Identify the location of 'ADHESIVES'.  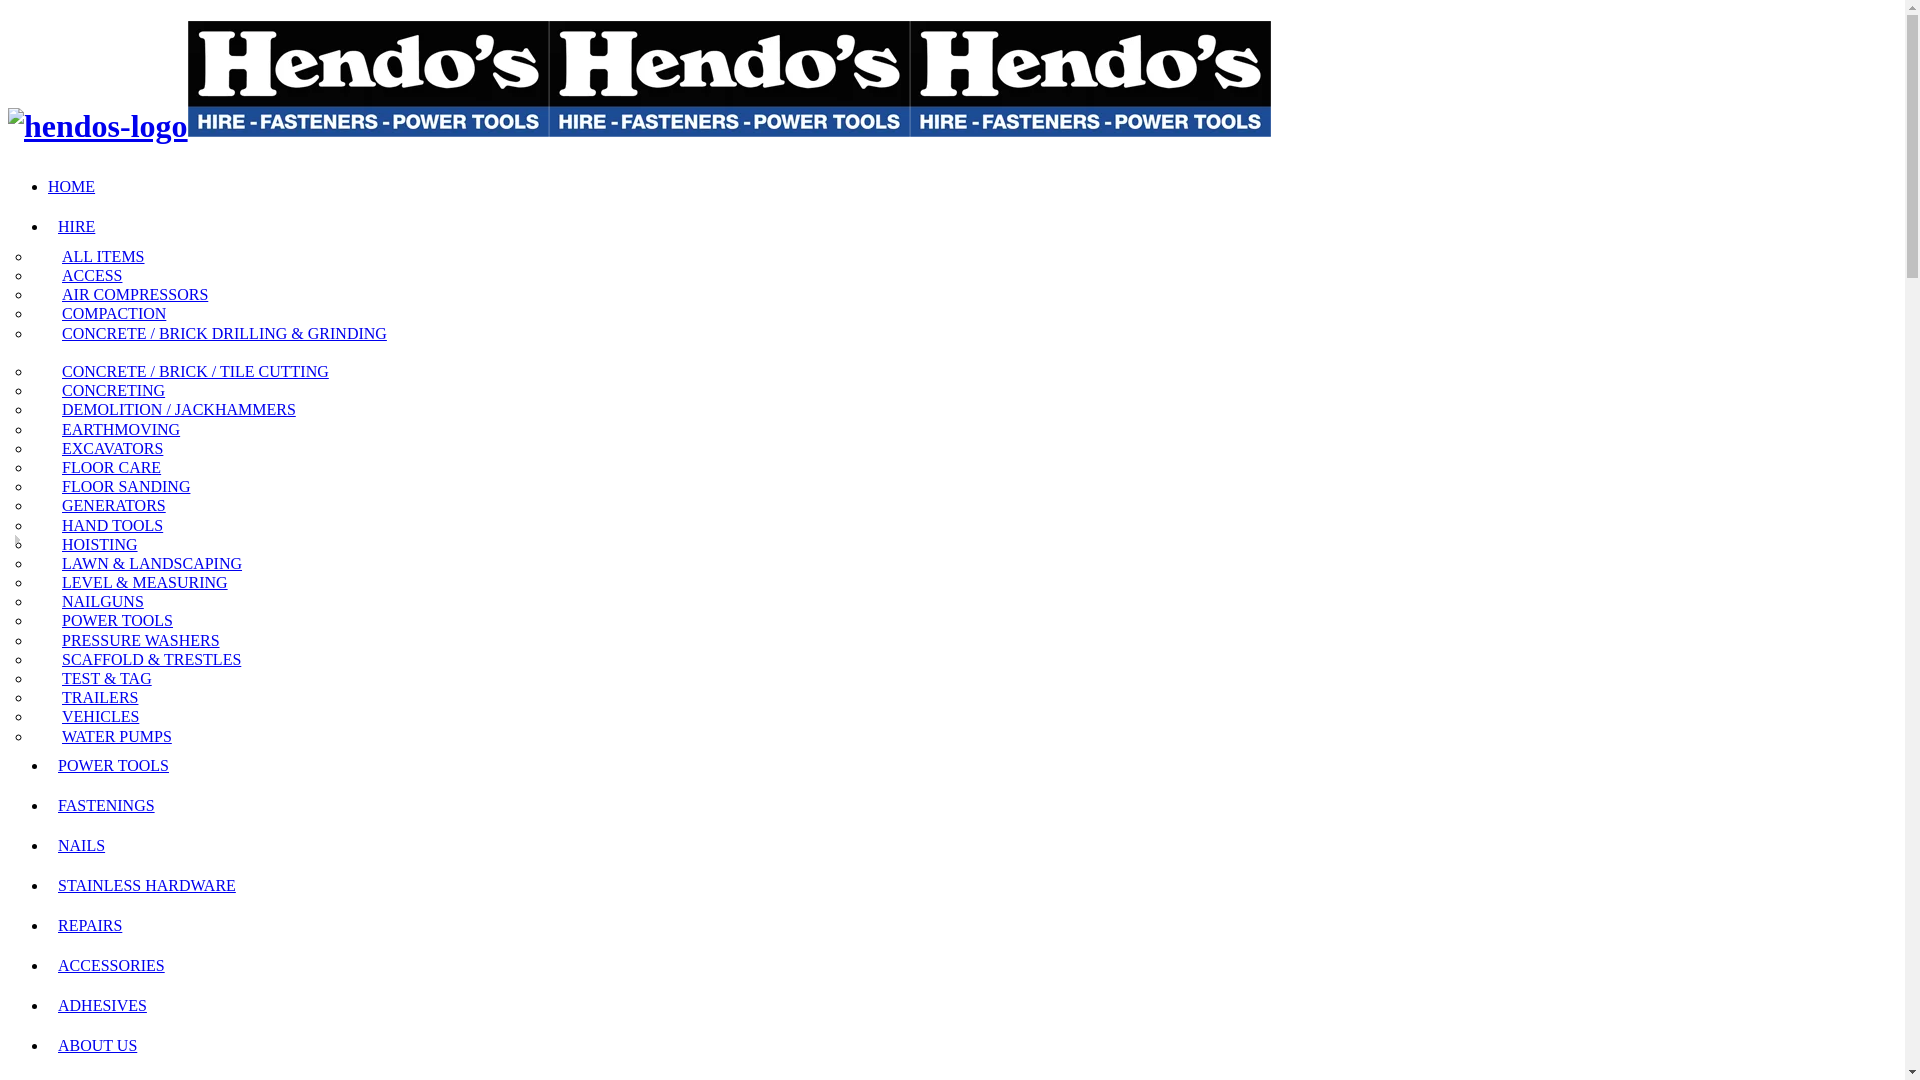
(101, 1005).